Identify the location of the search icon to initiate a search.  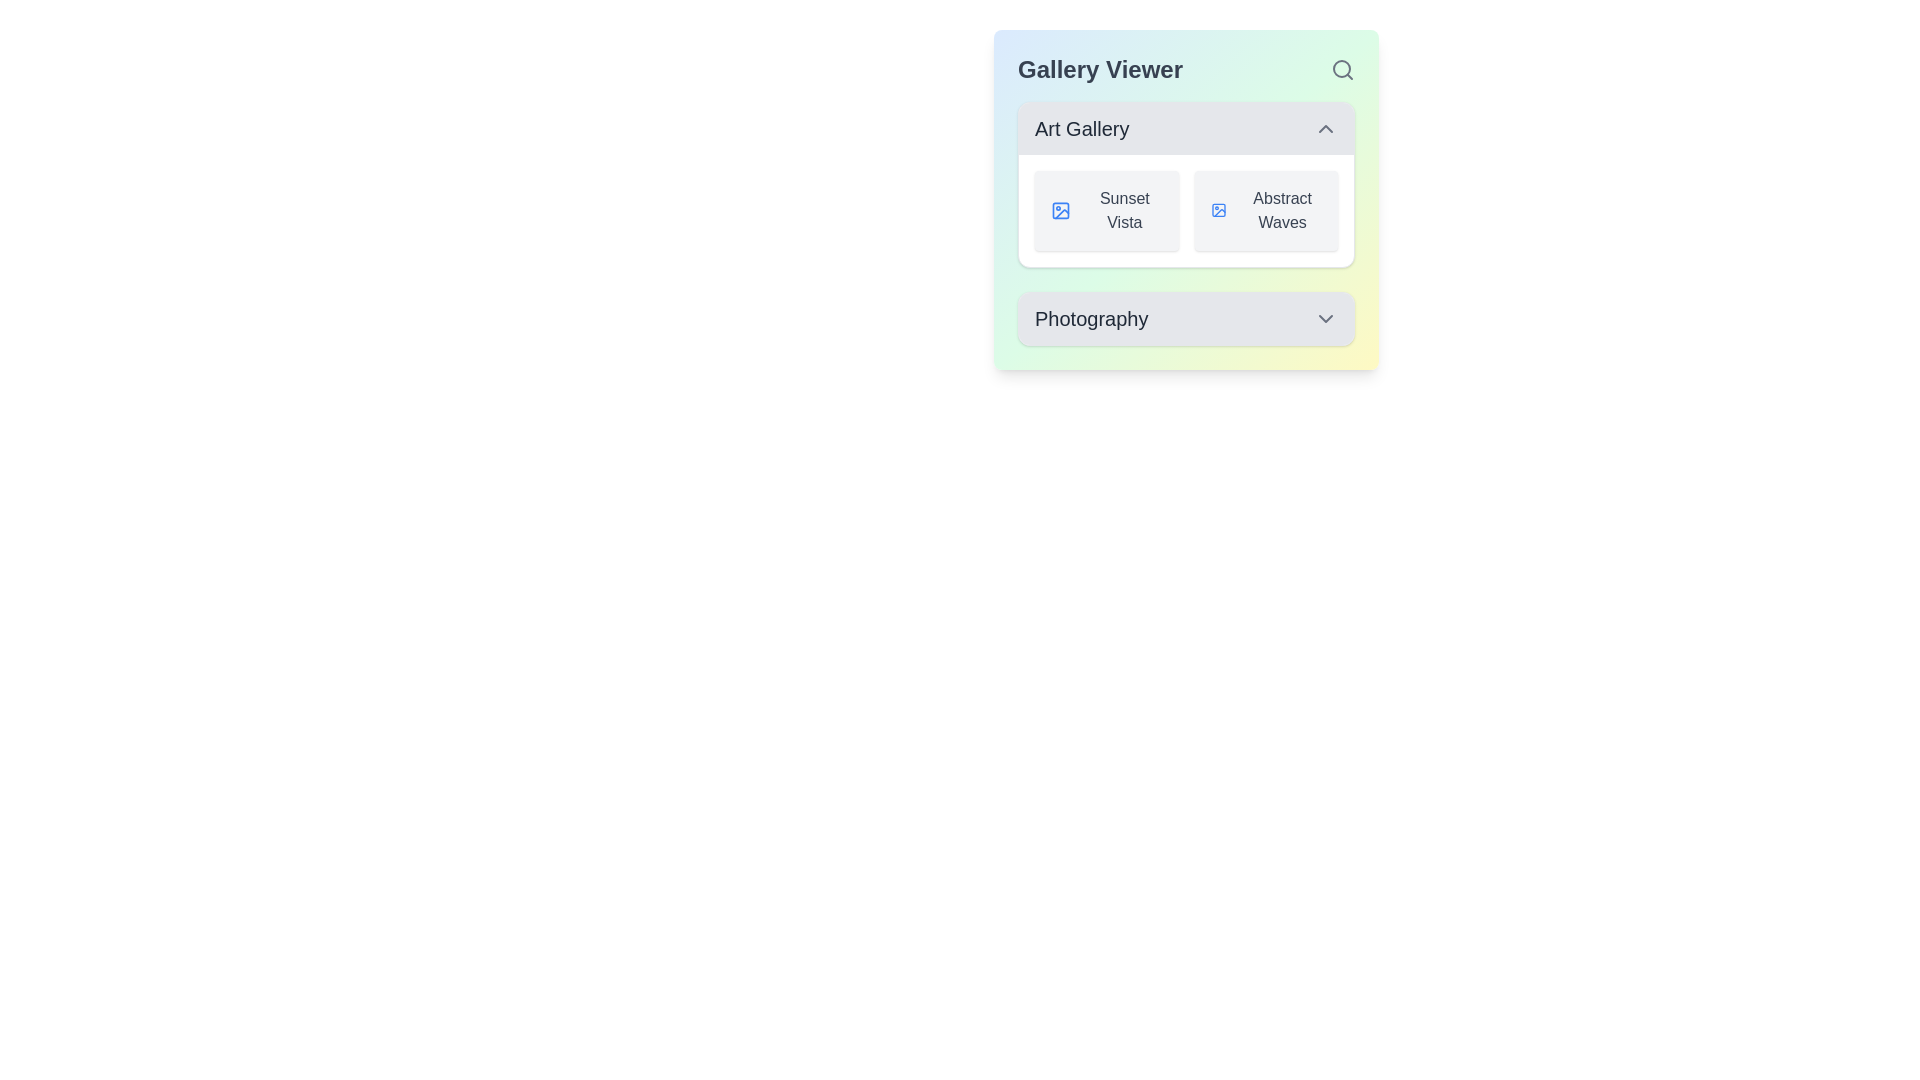
(1343, 68).